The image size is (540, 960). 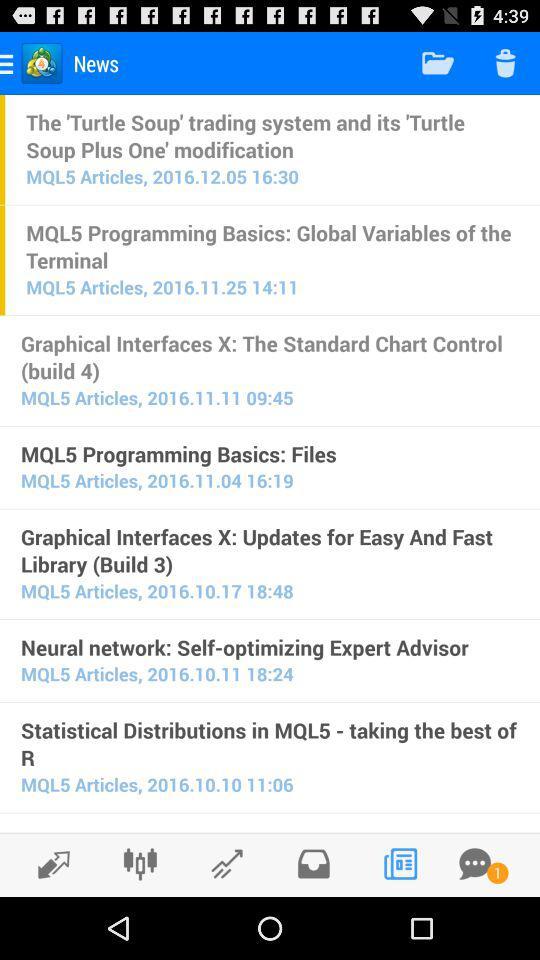 I want to click on saved articles, so click(x=313, y=863).